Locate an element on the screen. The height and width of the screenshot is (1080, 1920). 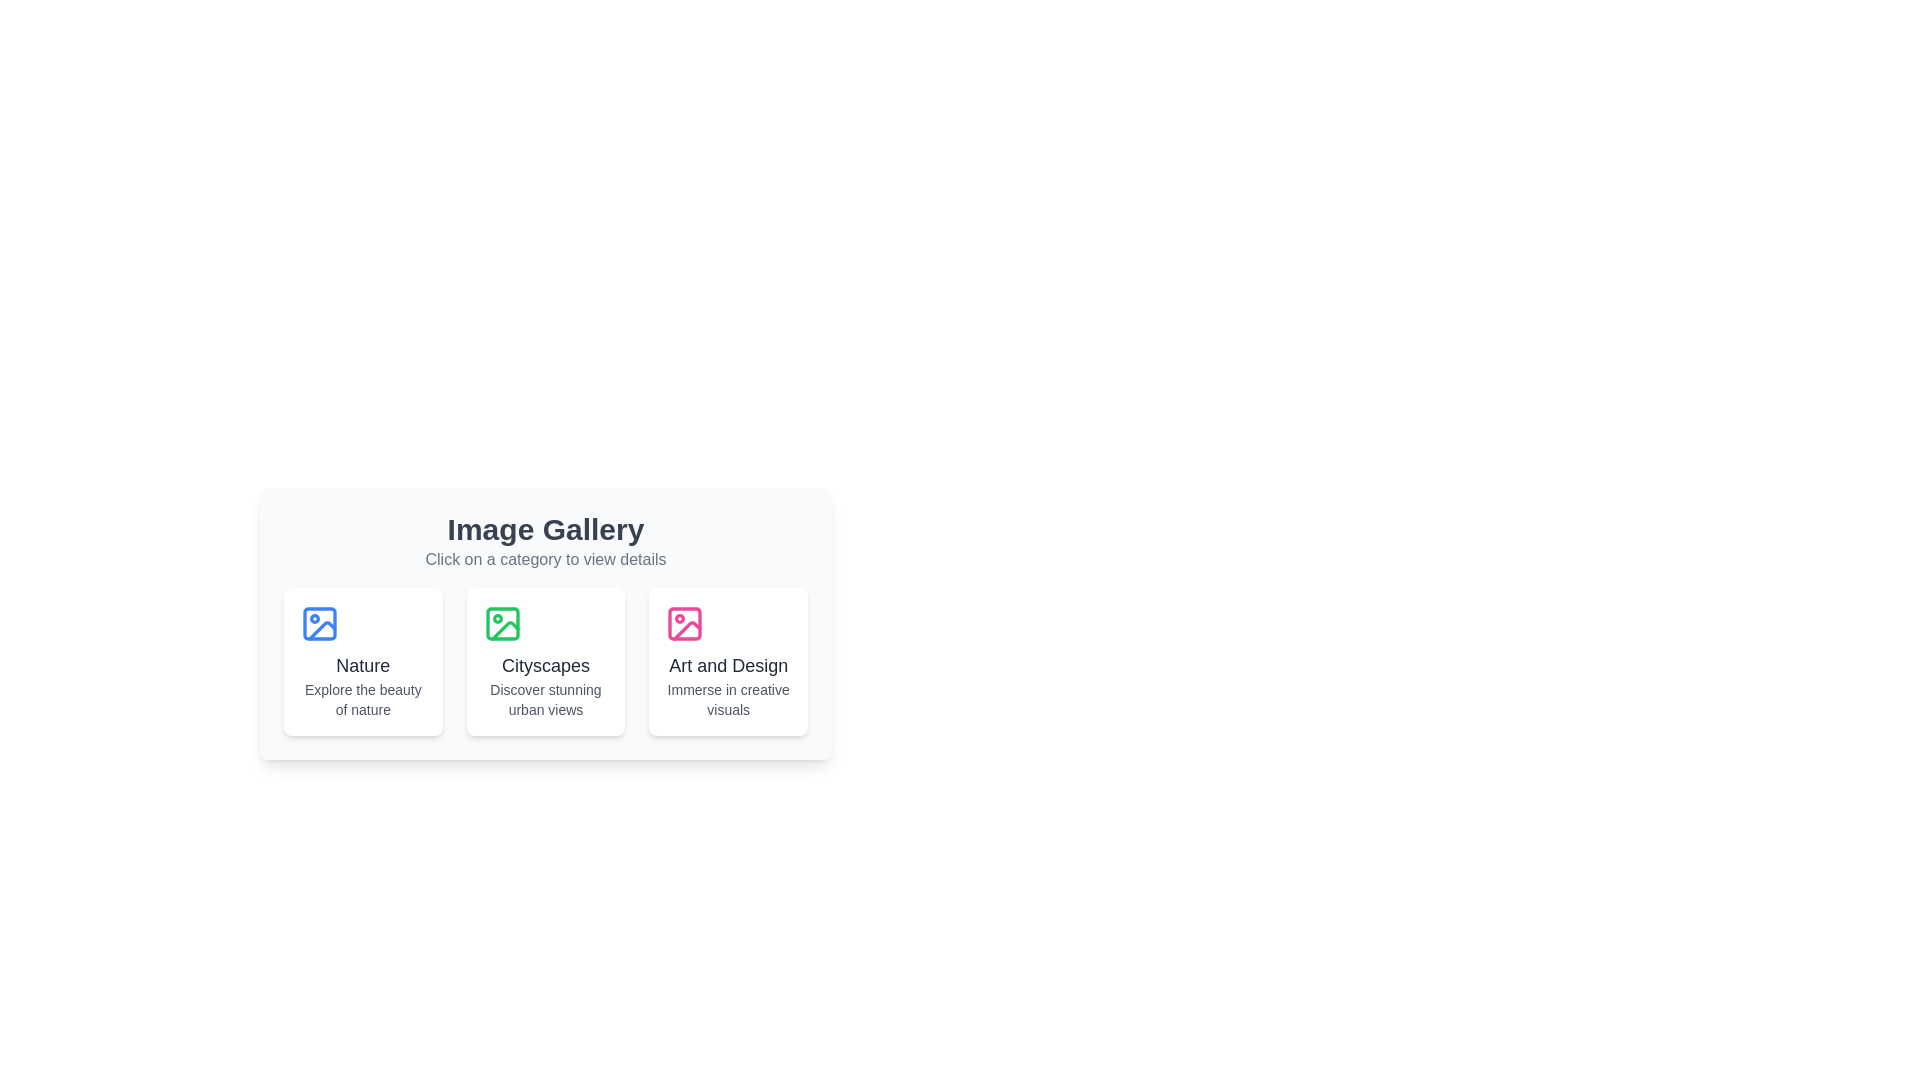
text displayed in the label stating 'Click on a category to view details', which is styled with a gray font color and positioned beneath the 'Image Gallery' header is located at coordinates (546, 559).